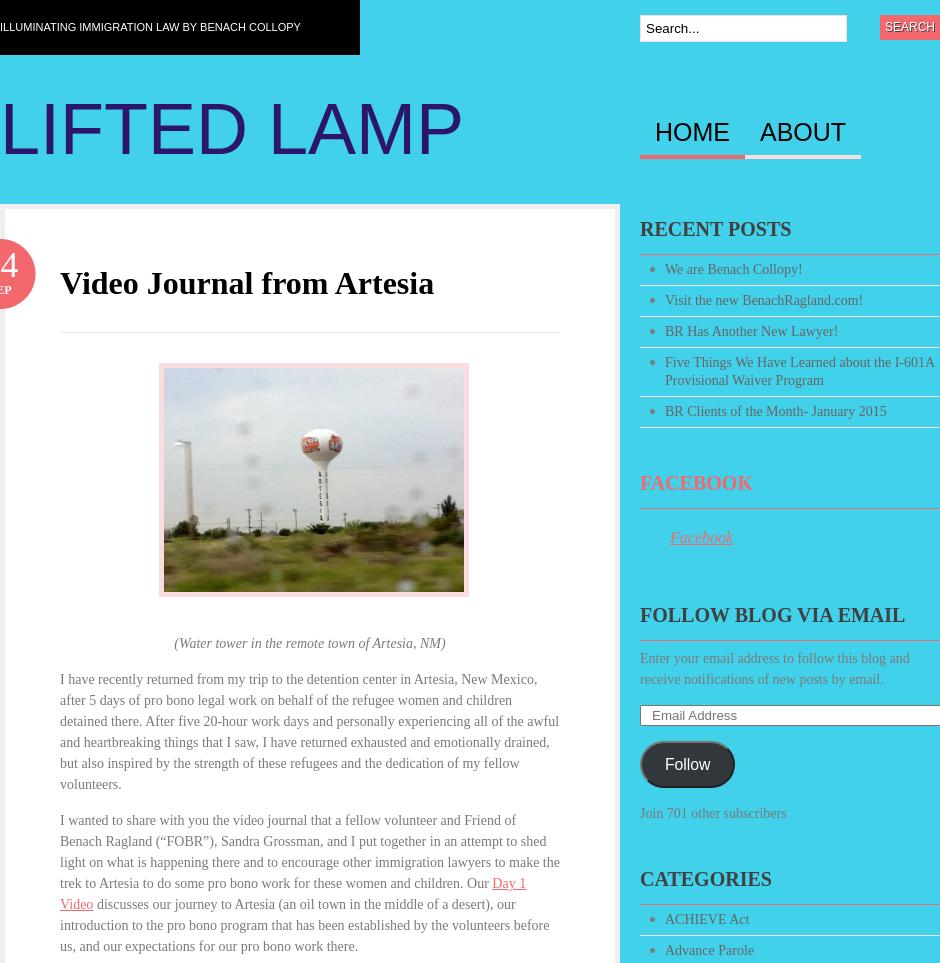  I want to click on 'I wanted to share with you the video journal that a fellow volunteer and Friend of Benach Ragland (“FOBR”), Sandra Grossman, and I put together in an attempt to shed light on what is happening there and to encourage other immigration lawyers to make the trek to Artesia to do some pro bono work for these women and children. Our', so click(308, 851).